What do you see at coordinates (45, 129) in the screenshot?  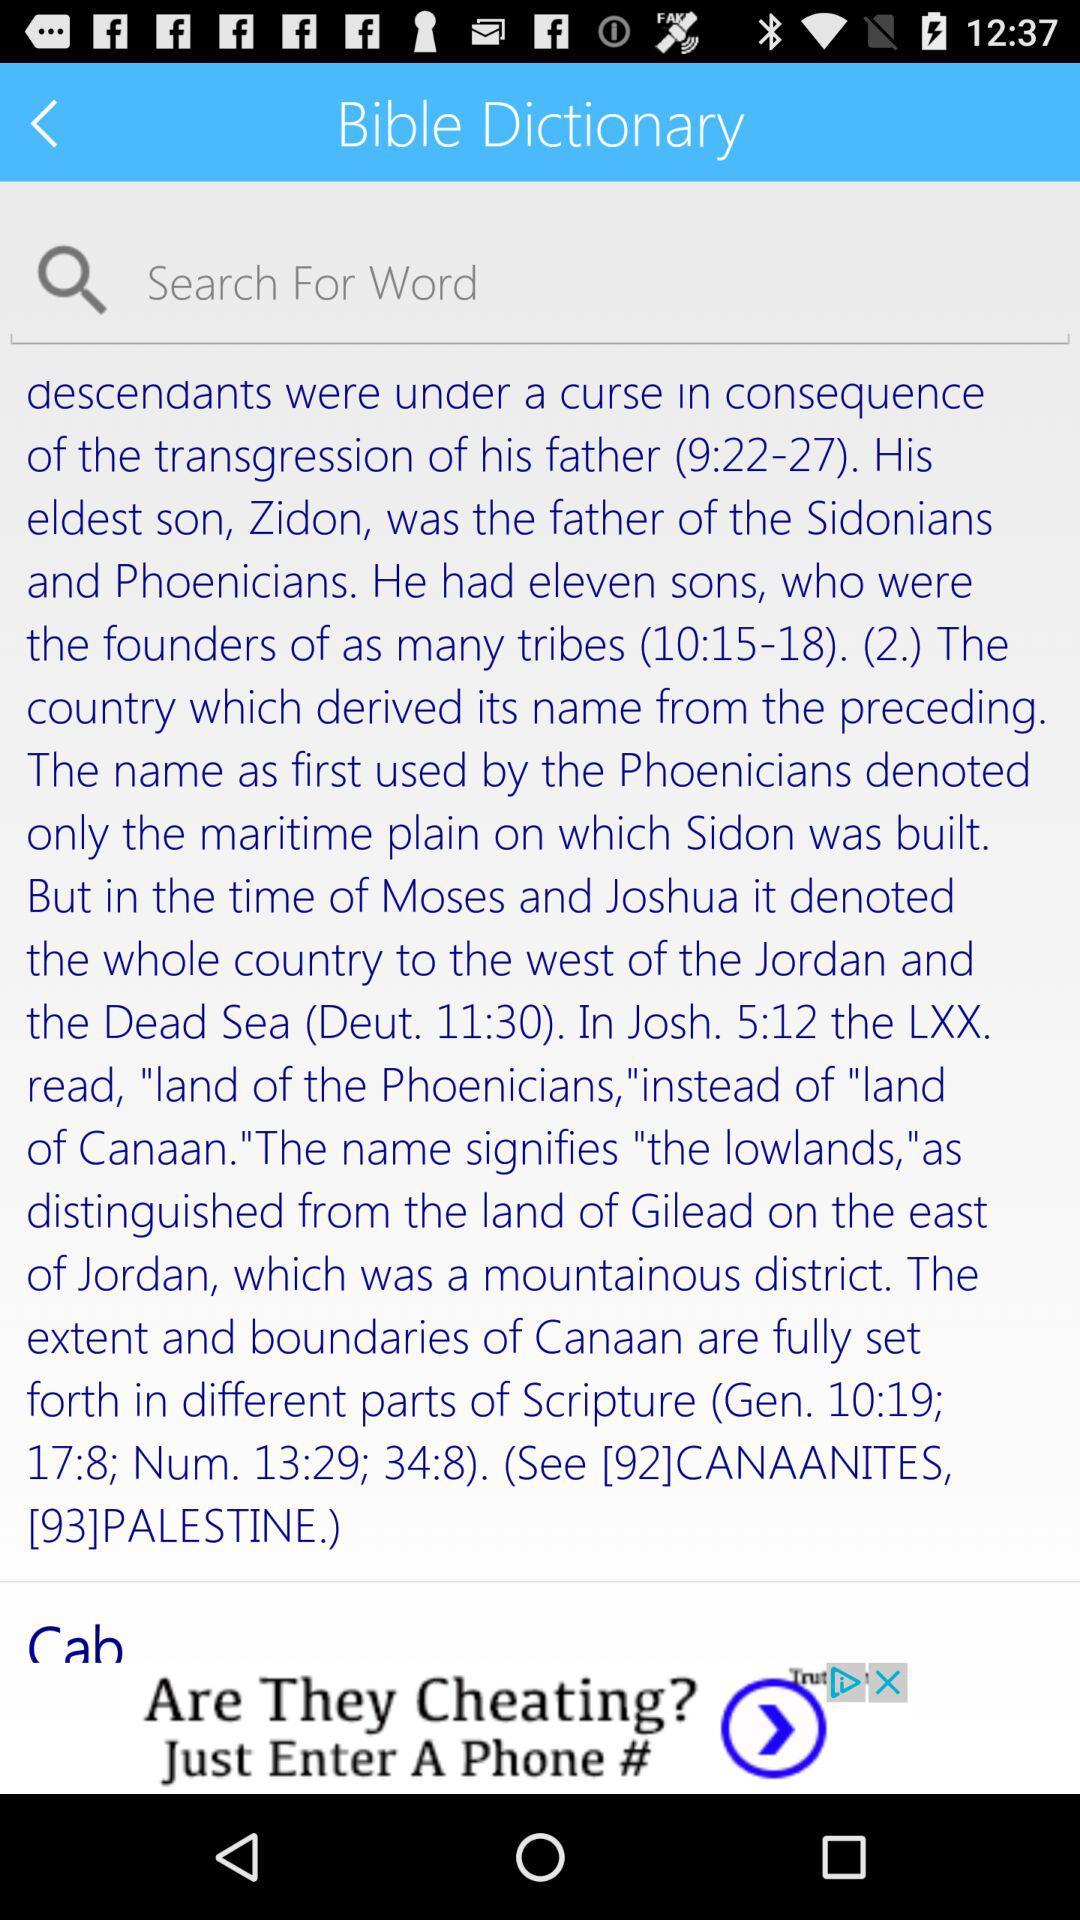 I see `the arrow_backward icon` at bounding box center [45, 129].